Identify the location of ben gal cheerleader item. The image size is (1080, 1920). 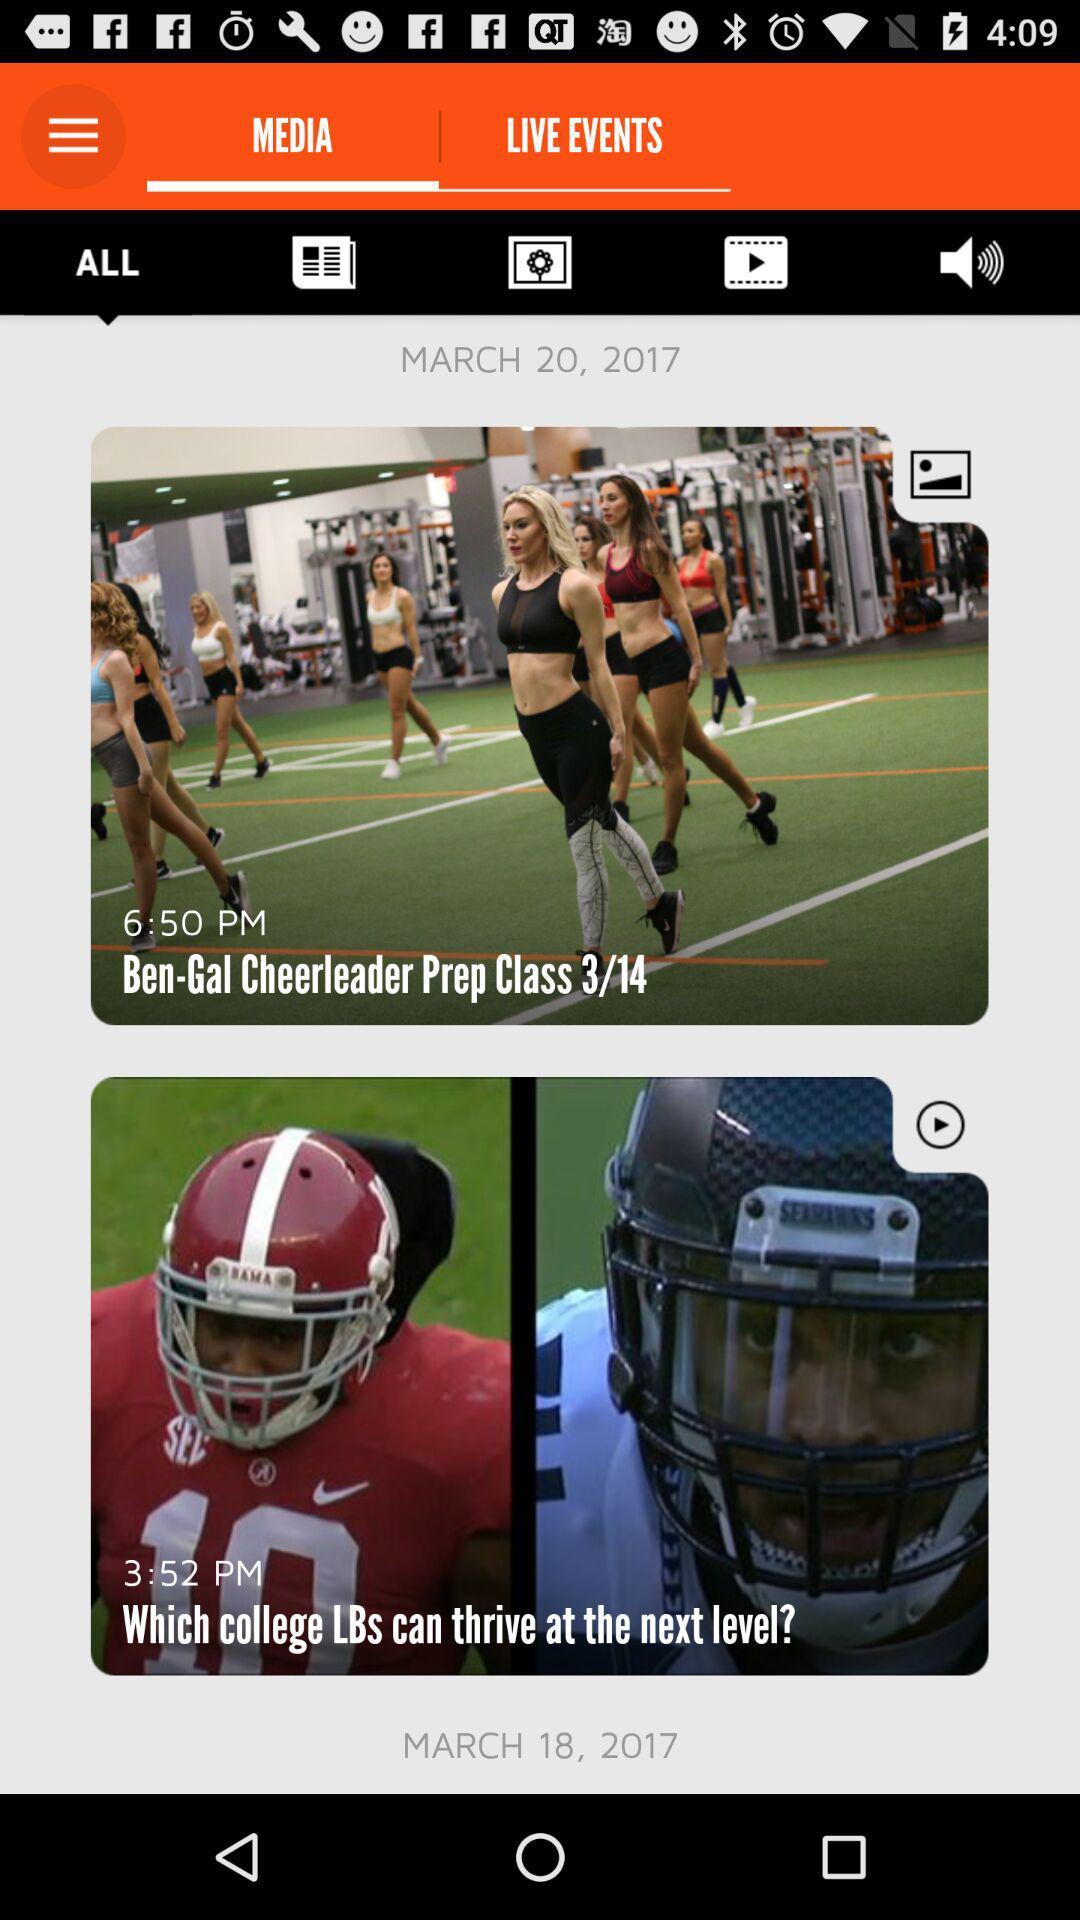
(384, 974).